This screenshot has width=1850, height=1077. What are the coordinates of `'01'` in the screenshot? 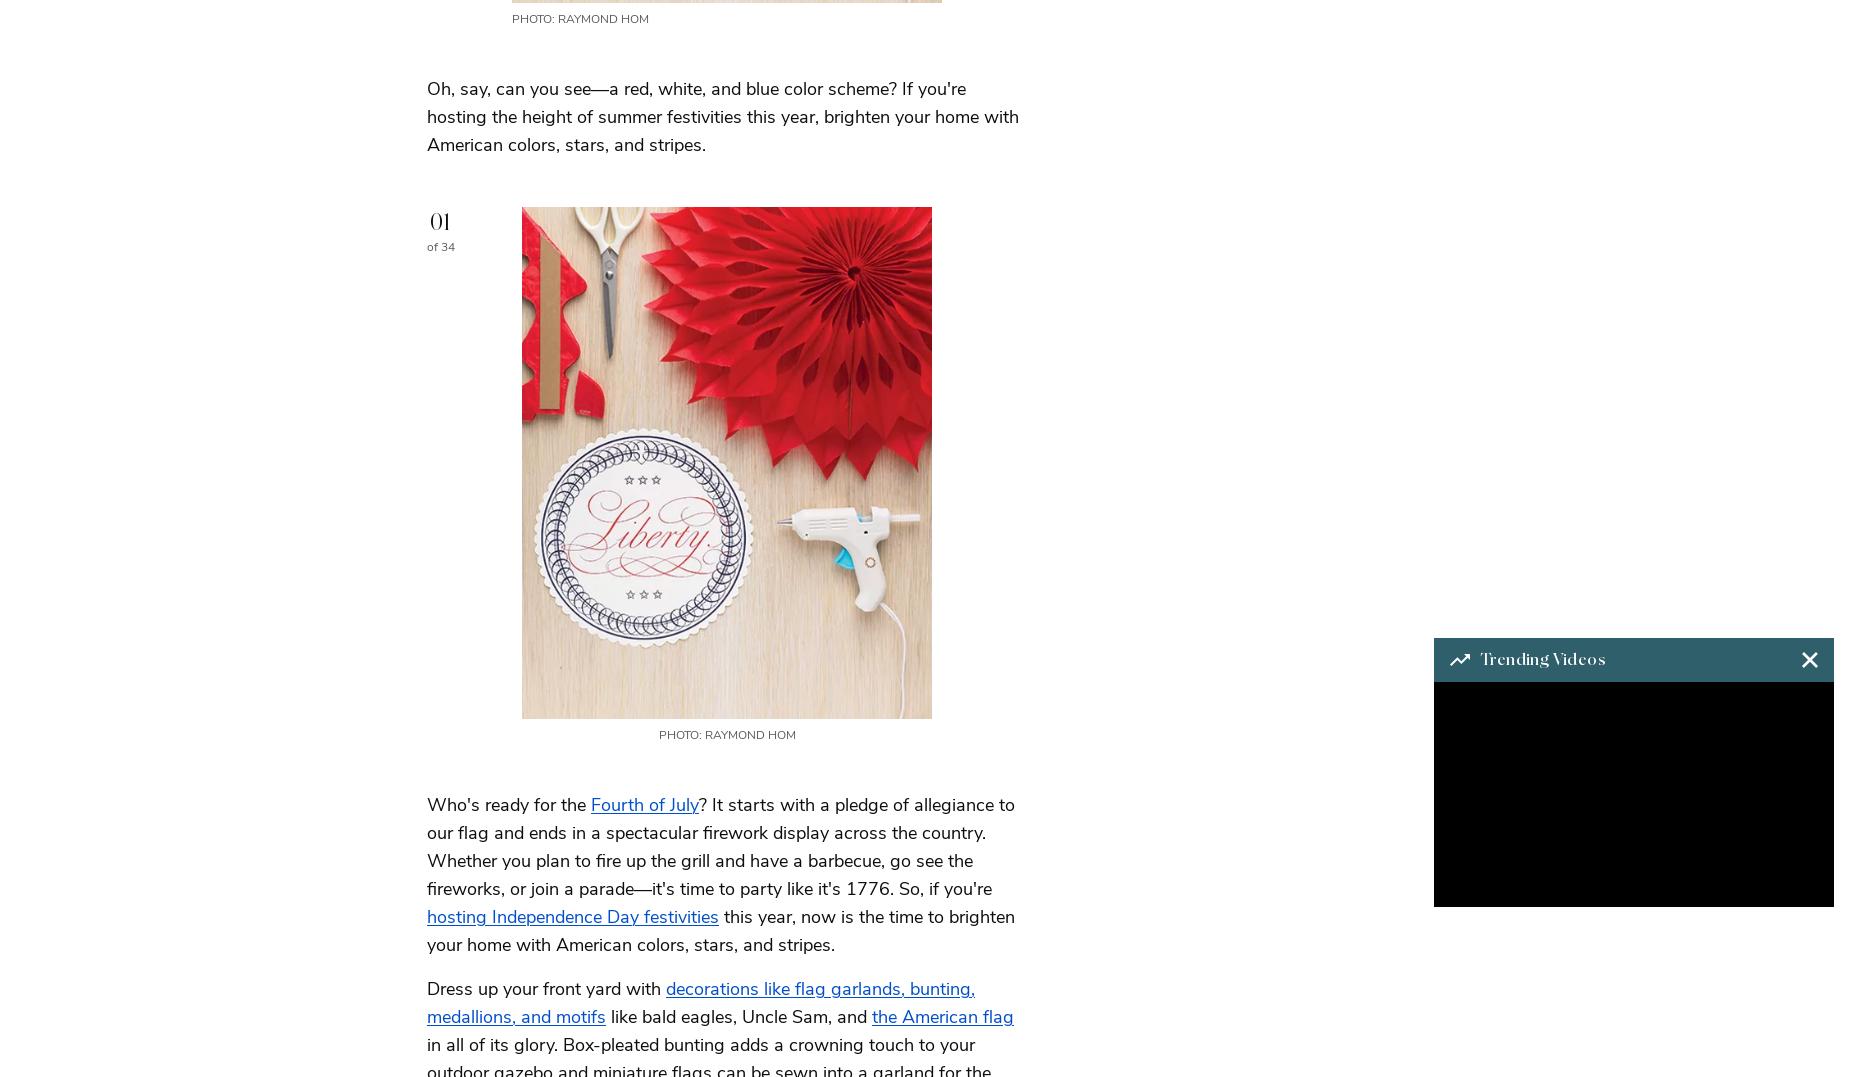 It's located at (439, 221).